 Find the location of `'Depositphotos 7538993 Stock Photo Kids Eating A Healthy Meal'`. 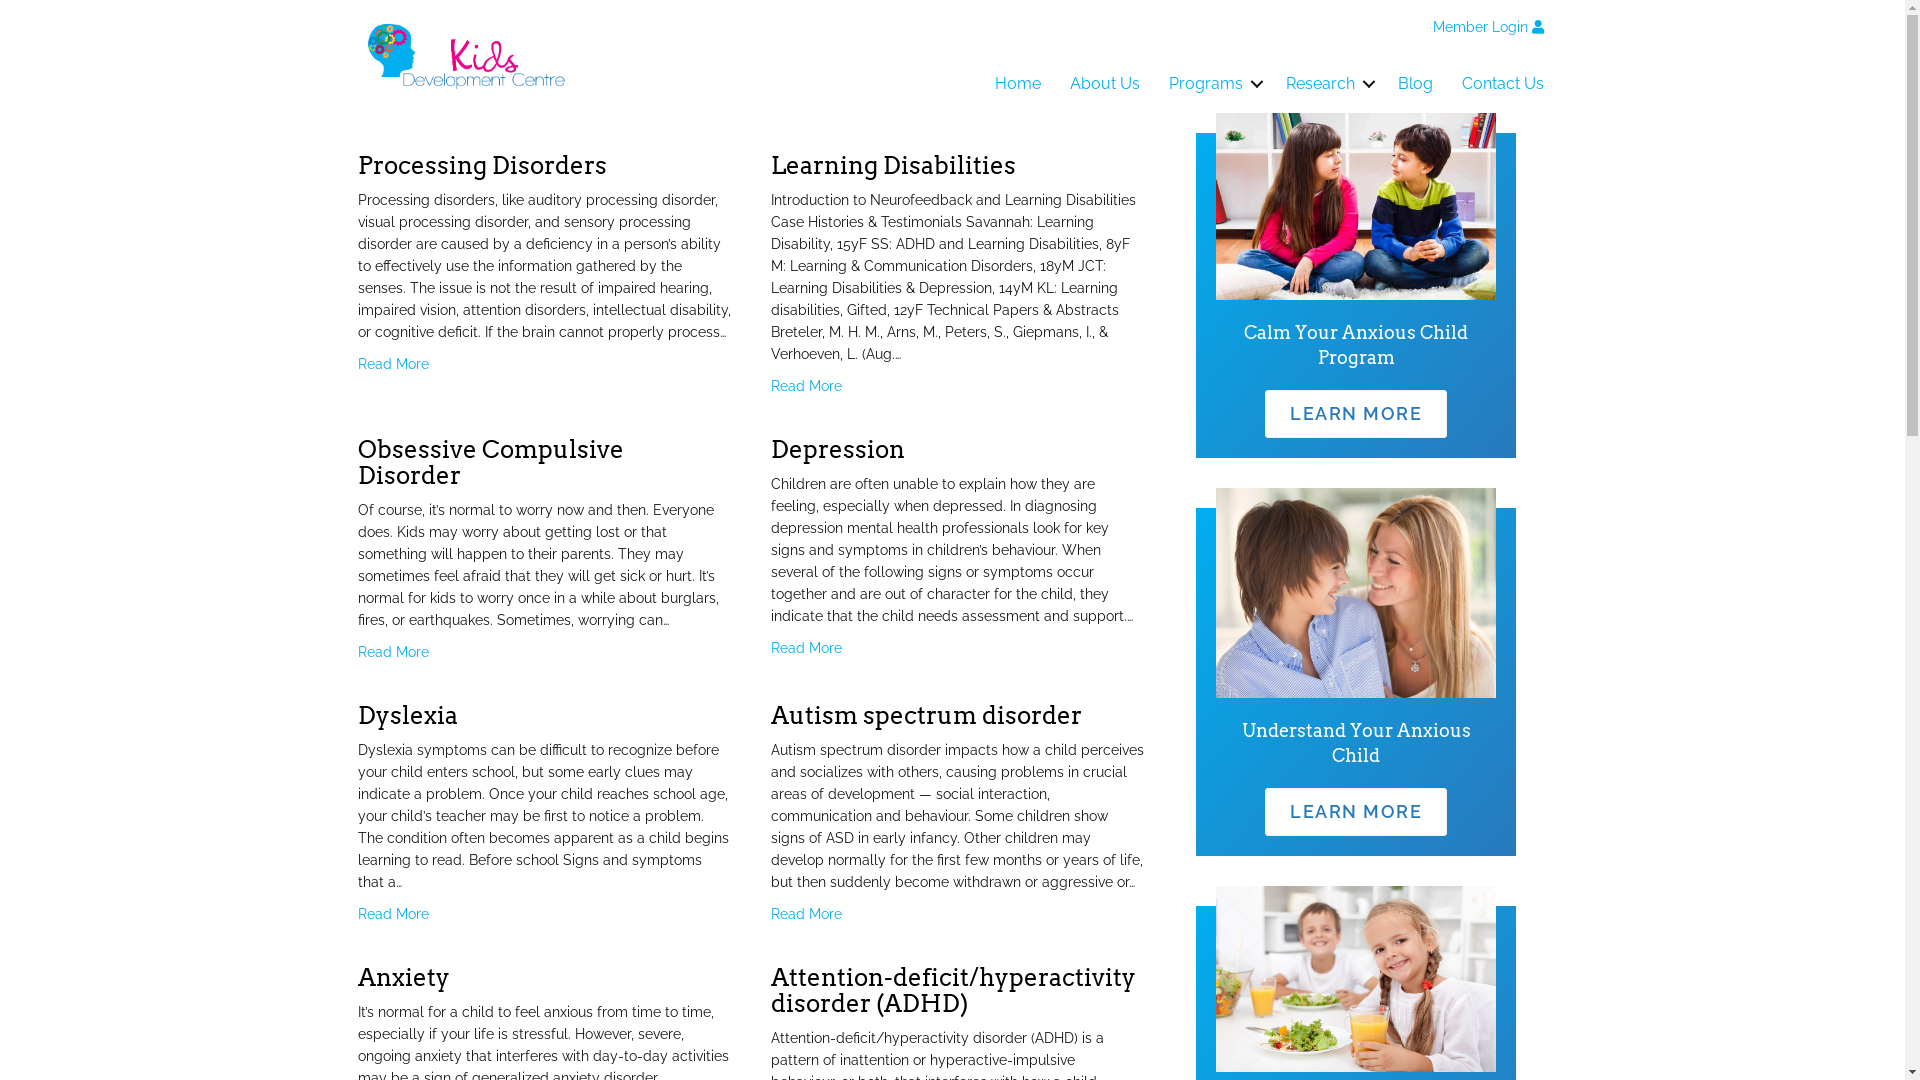

'Depositphotos 7538993 Stock Photo Kids Eating A Healthy Meal' is located at coordinates (1356, 978).